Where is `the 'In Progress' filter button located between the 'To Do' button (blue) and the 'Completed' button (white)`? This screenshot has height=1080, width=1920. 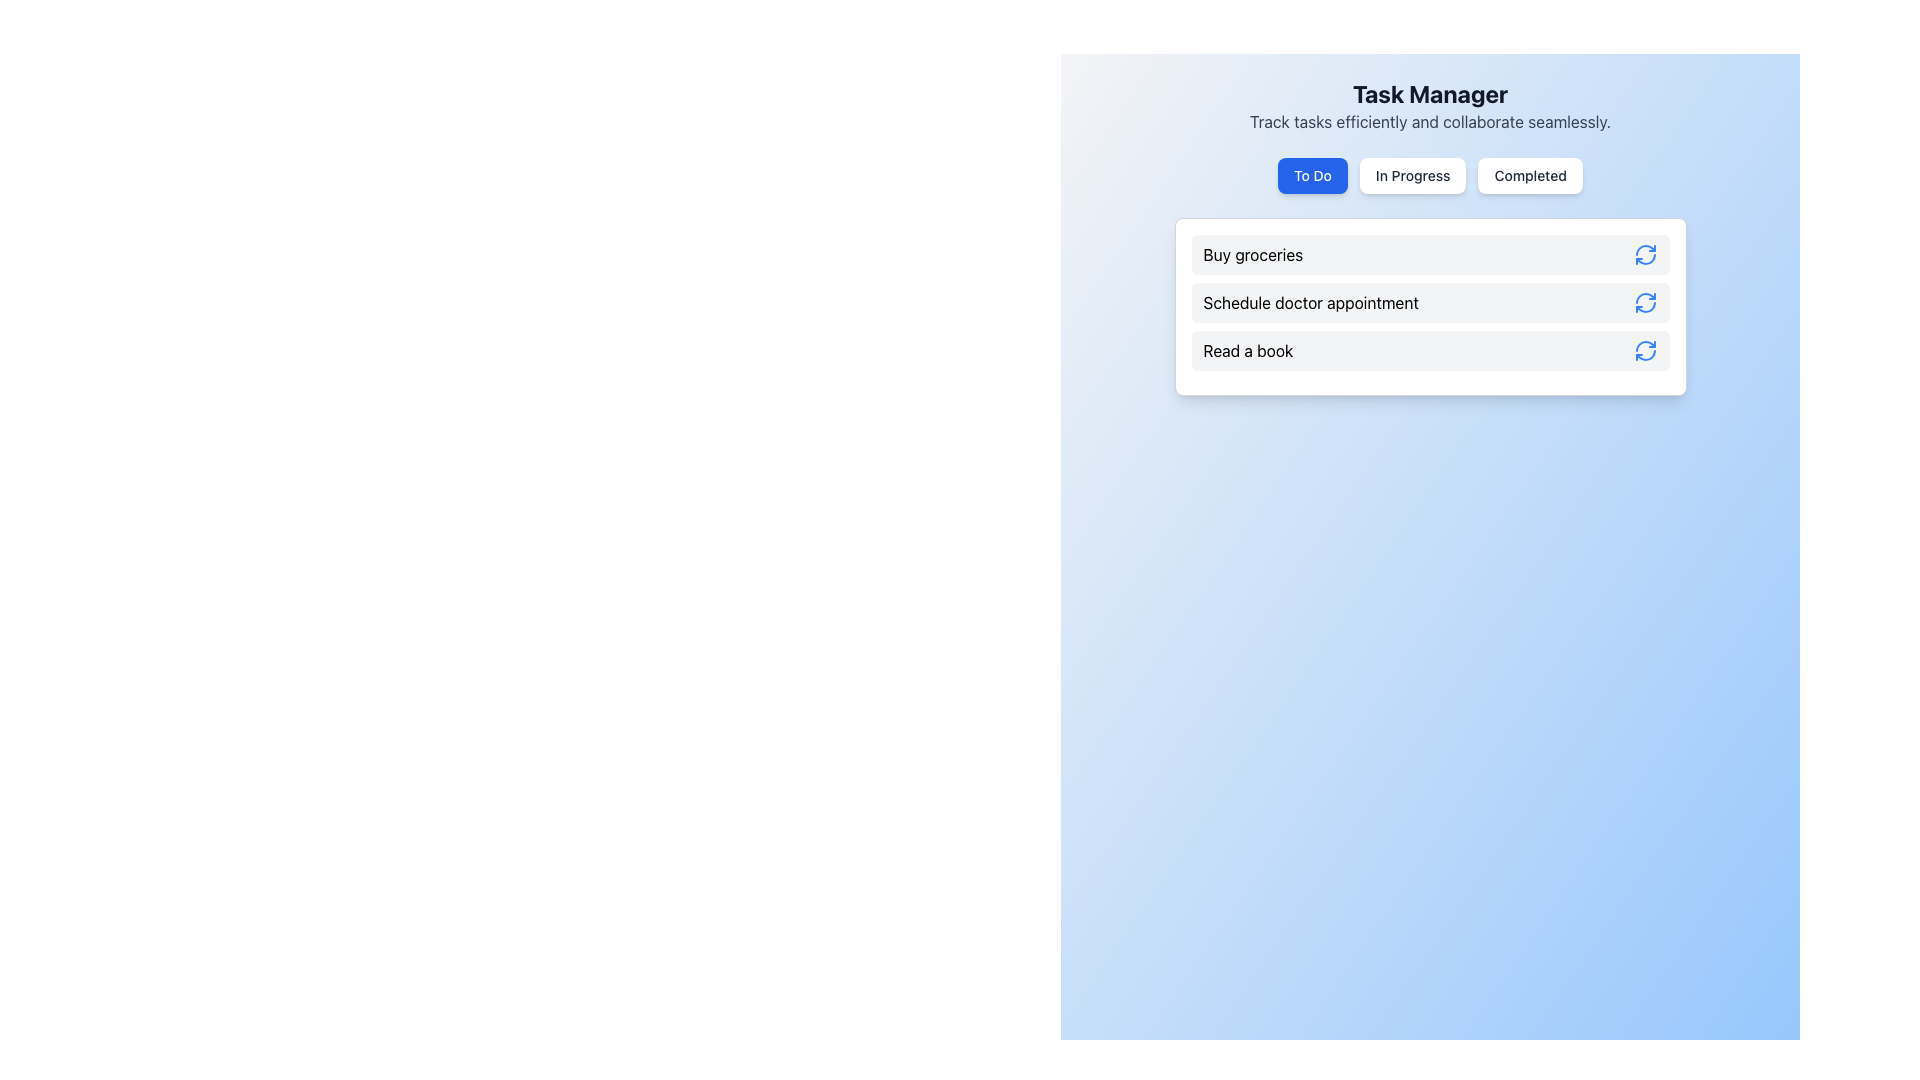
the 'In Progress' filter button located between the 'To Do' button (blue) and the 'Completed' button (white) is located at coordinates (1412, 175).